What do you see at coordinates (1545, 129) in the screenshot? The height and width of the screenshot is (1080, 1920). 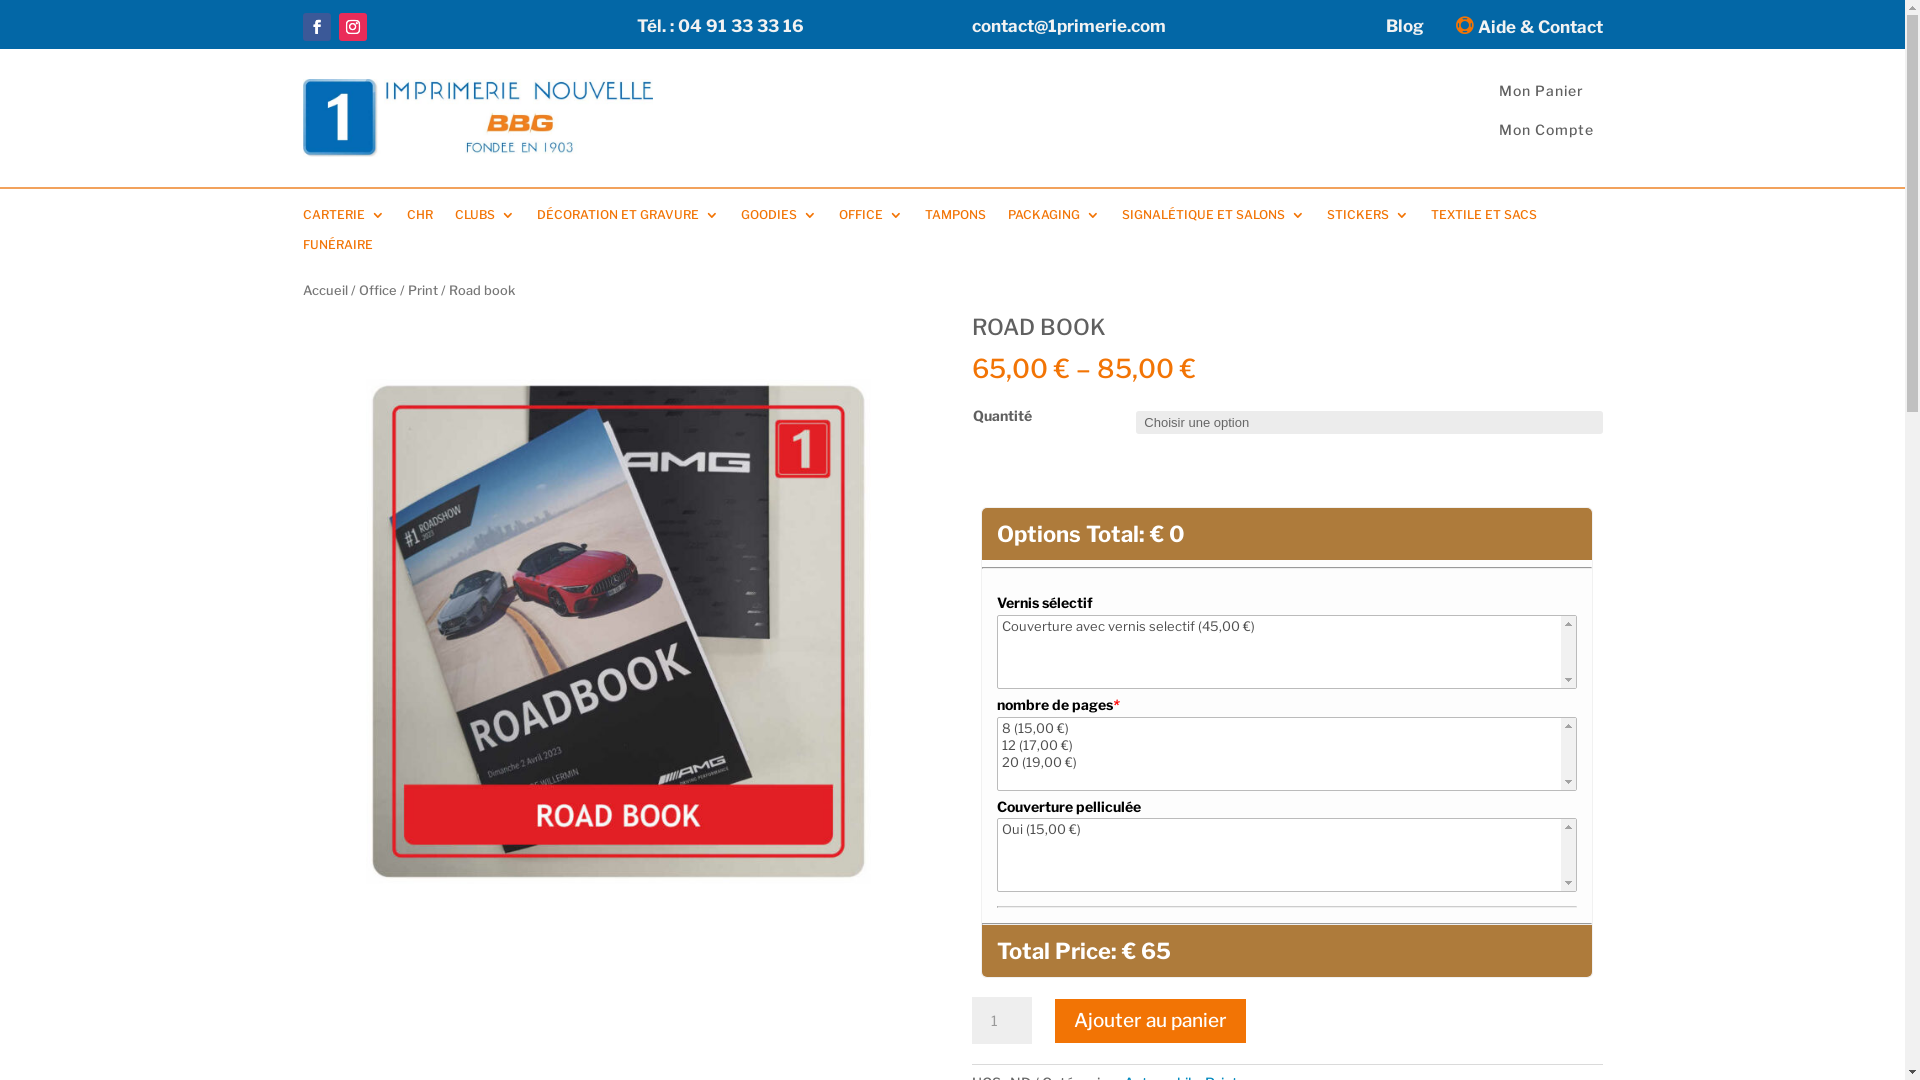 I see `'Mon Compte'` at bounding box center [1545, 129].